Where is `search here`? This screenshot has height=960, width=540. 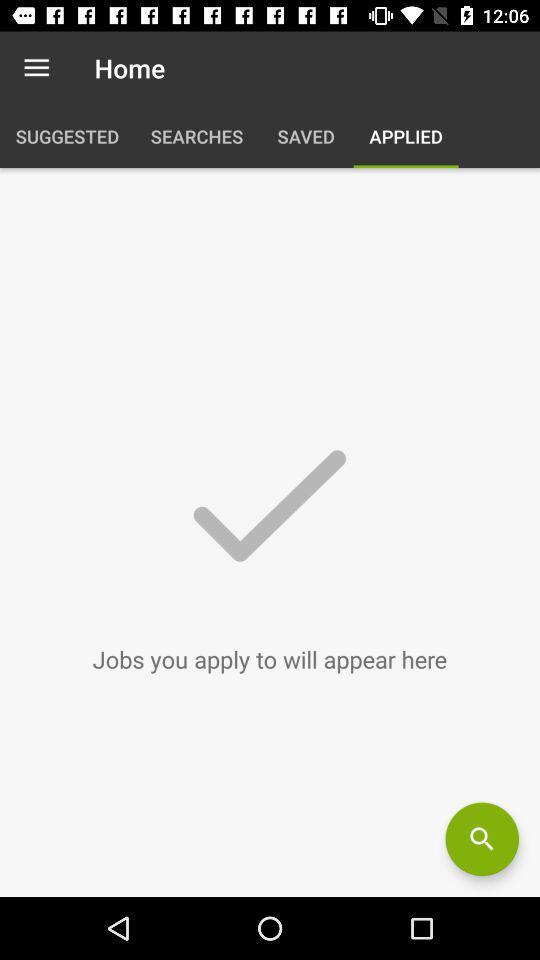 search here is located at coordinates (481, 839).